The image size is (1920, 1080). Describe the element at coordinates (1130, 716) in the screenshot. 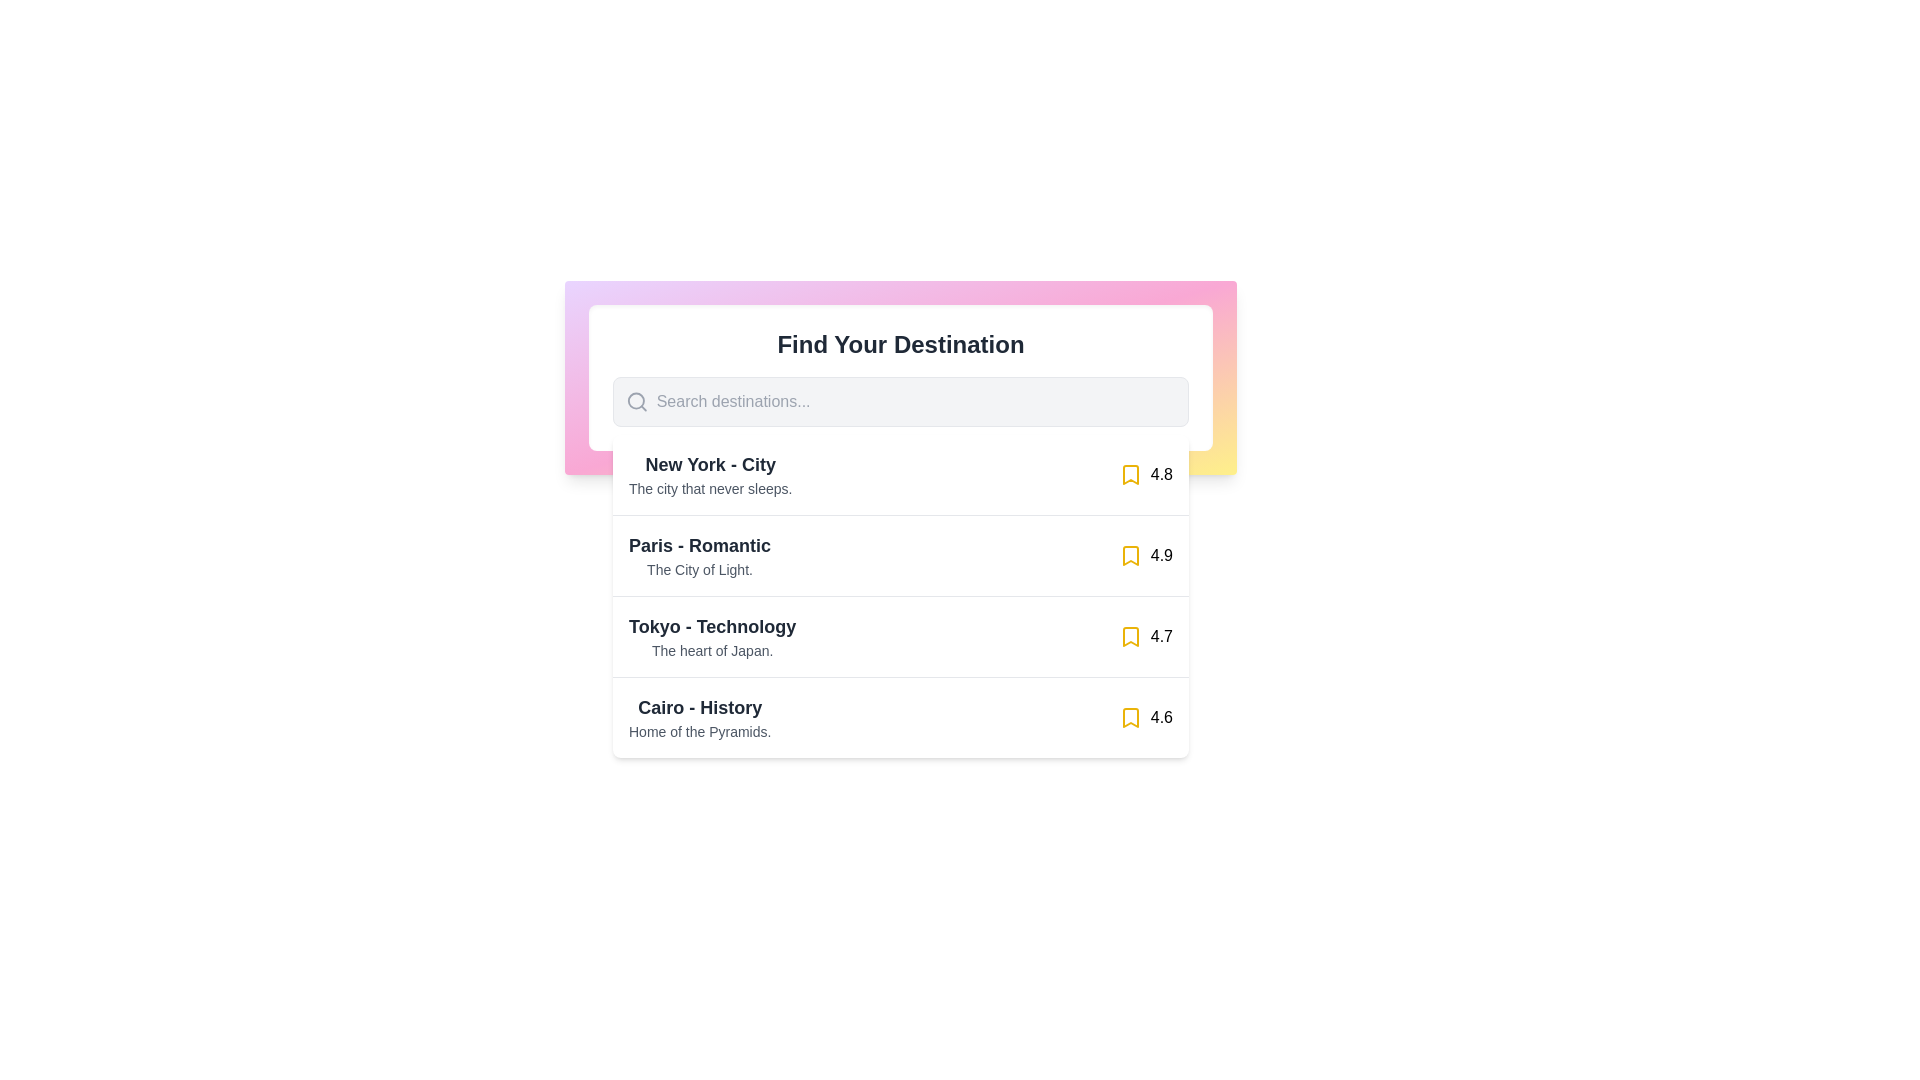

I see `the fourth bookmark icon in the list of destinations` at that location.